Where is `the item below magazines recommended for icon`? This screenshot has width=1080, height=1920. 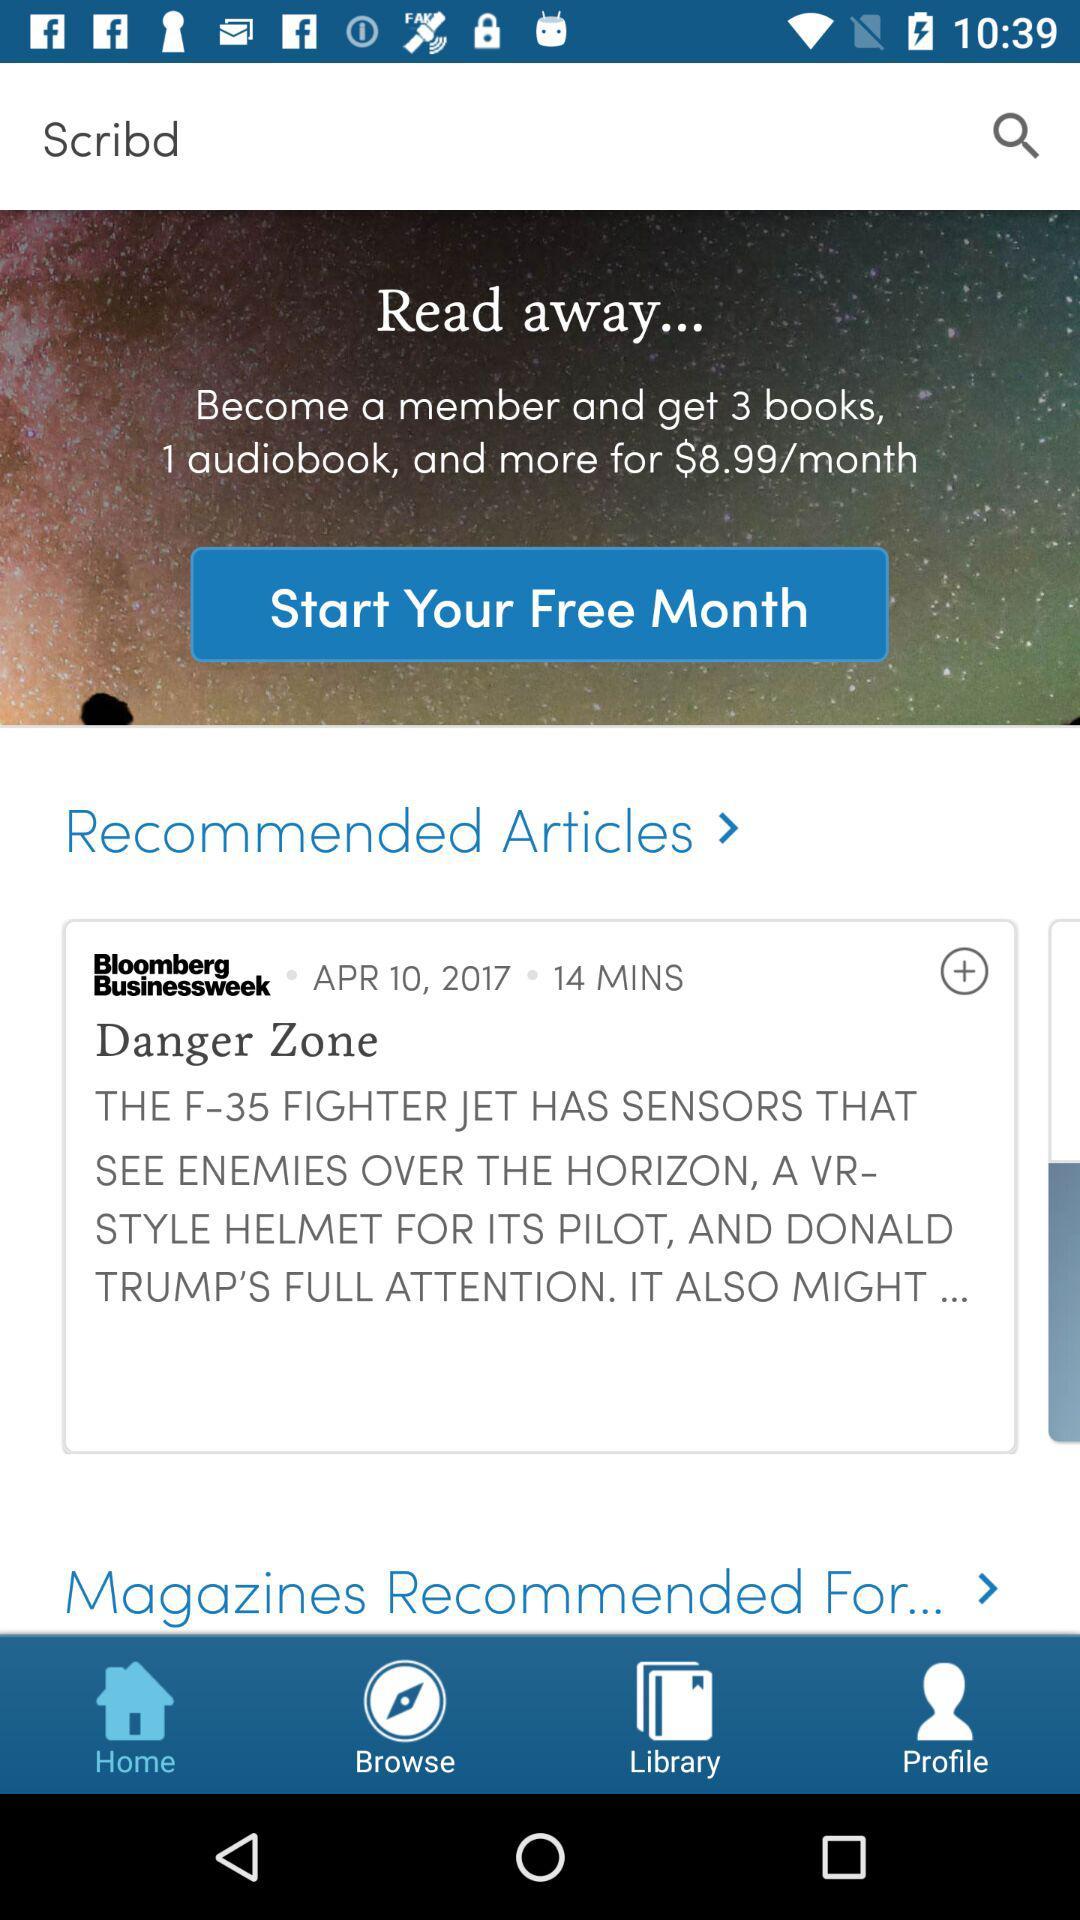 the item below magazines recommended for icon is located at coordinates (405, 1714).